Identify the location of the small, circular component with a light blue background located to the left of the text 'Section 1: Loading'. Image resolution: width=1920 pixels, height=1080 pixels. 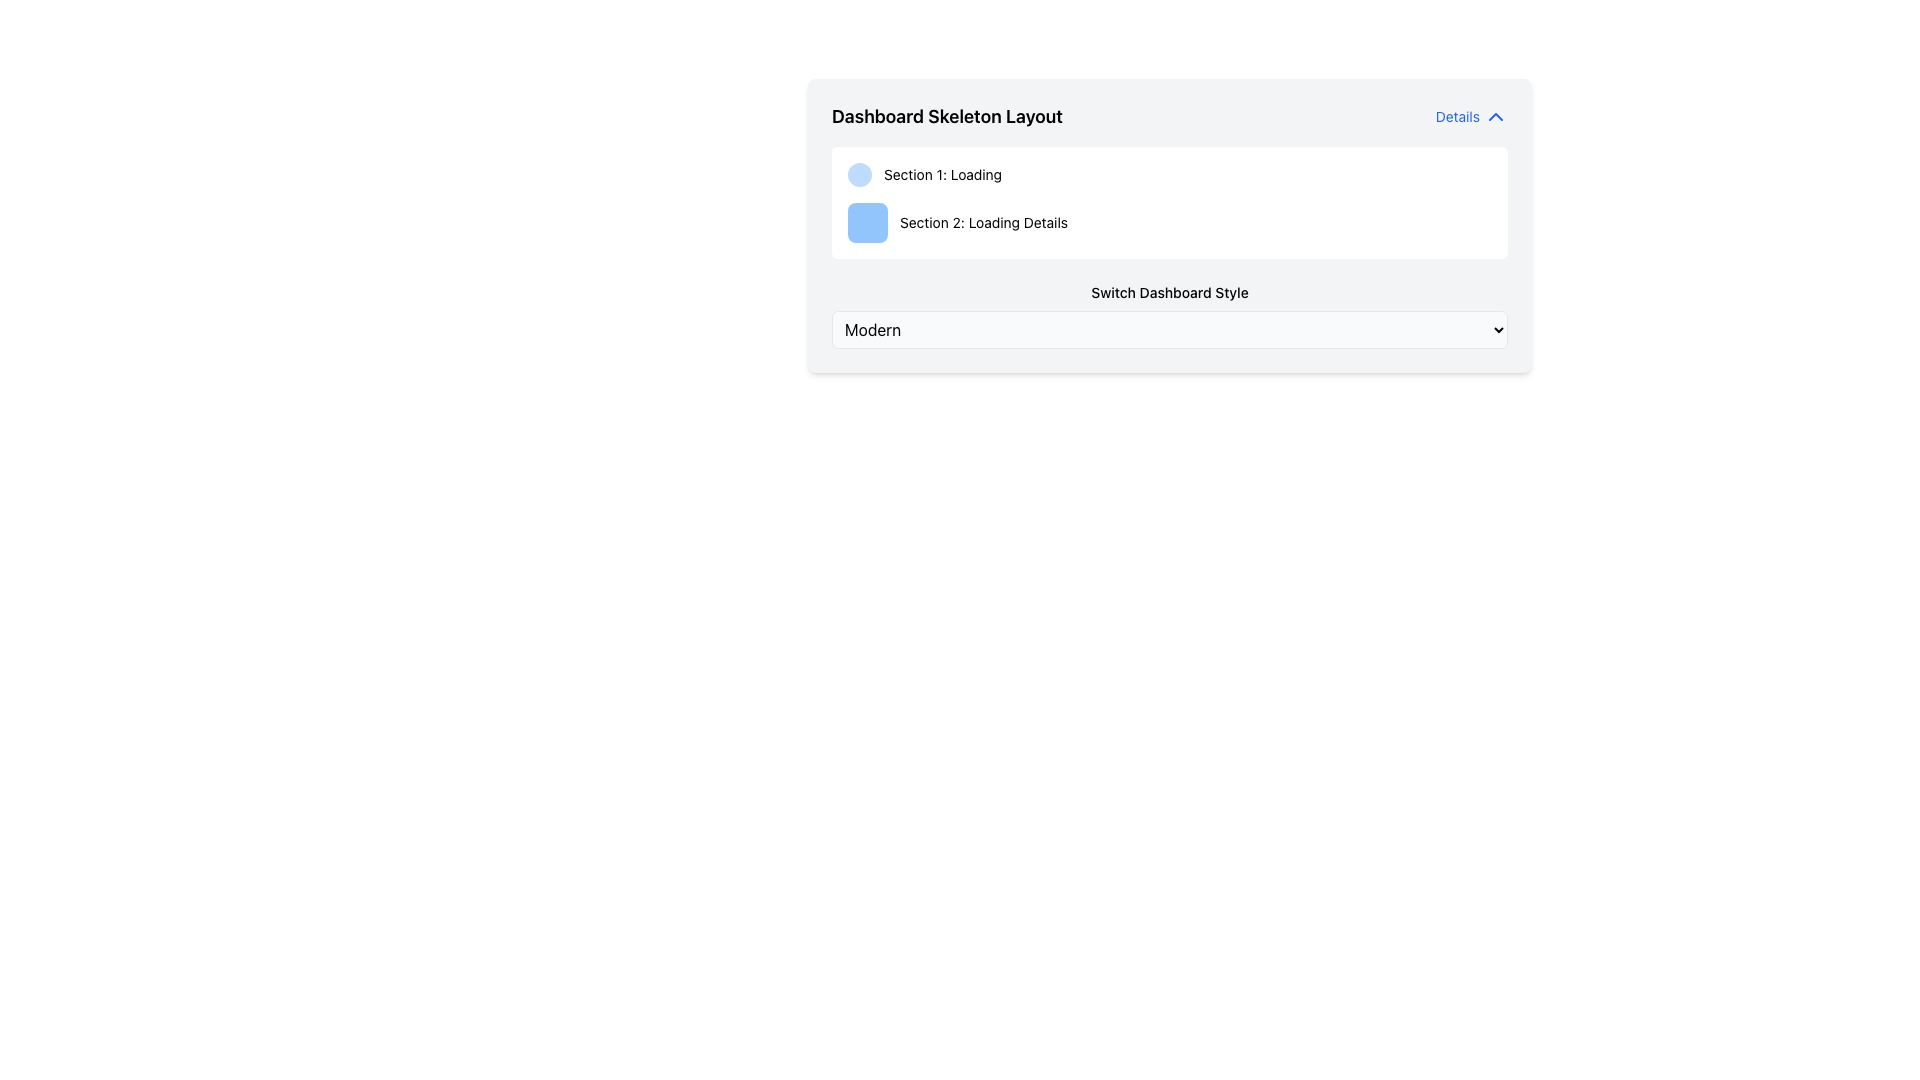
(859, 173).